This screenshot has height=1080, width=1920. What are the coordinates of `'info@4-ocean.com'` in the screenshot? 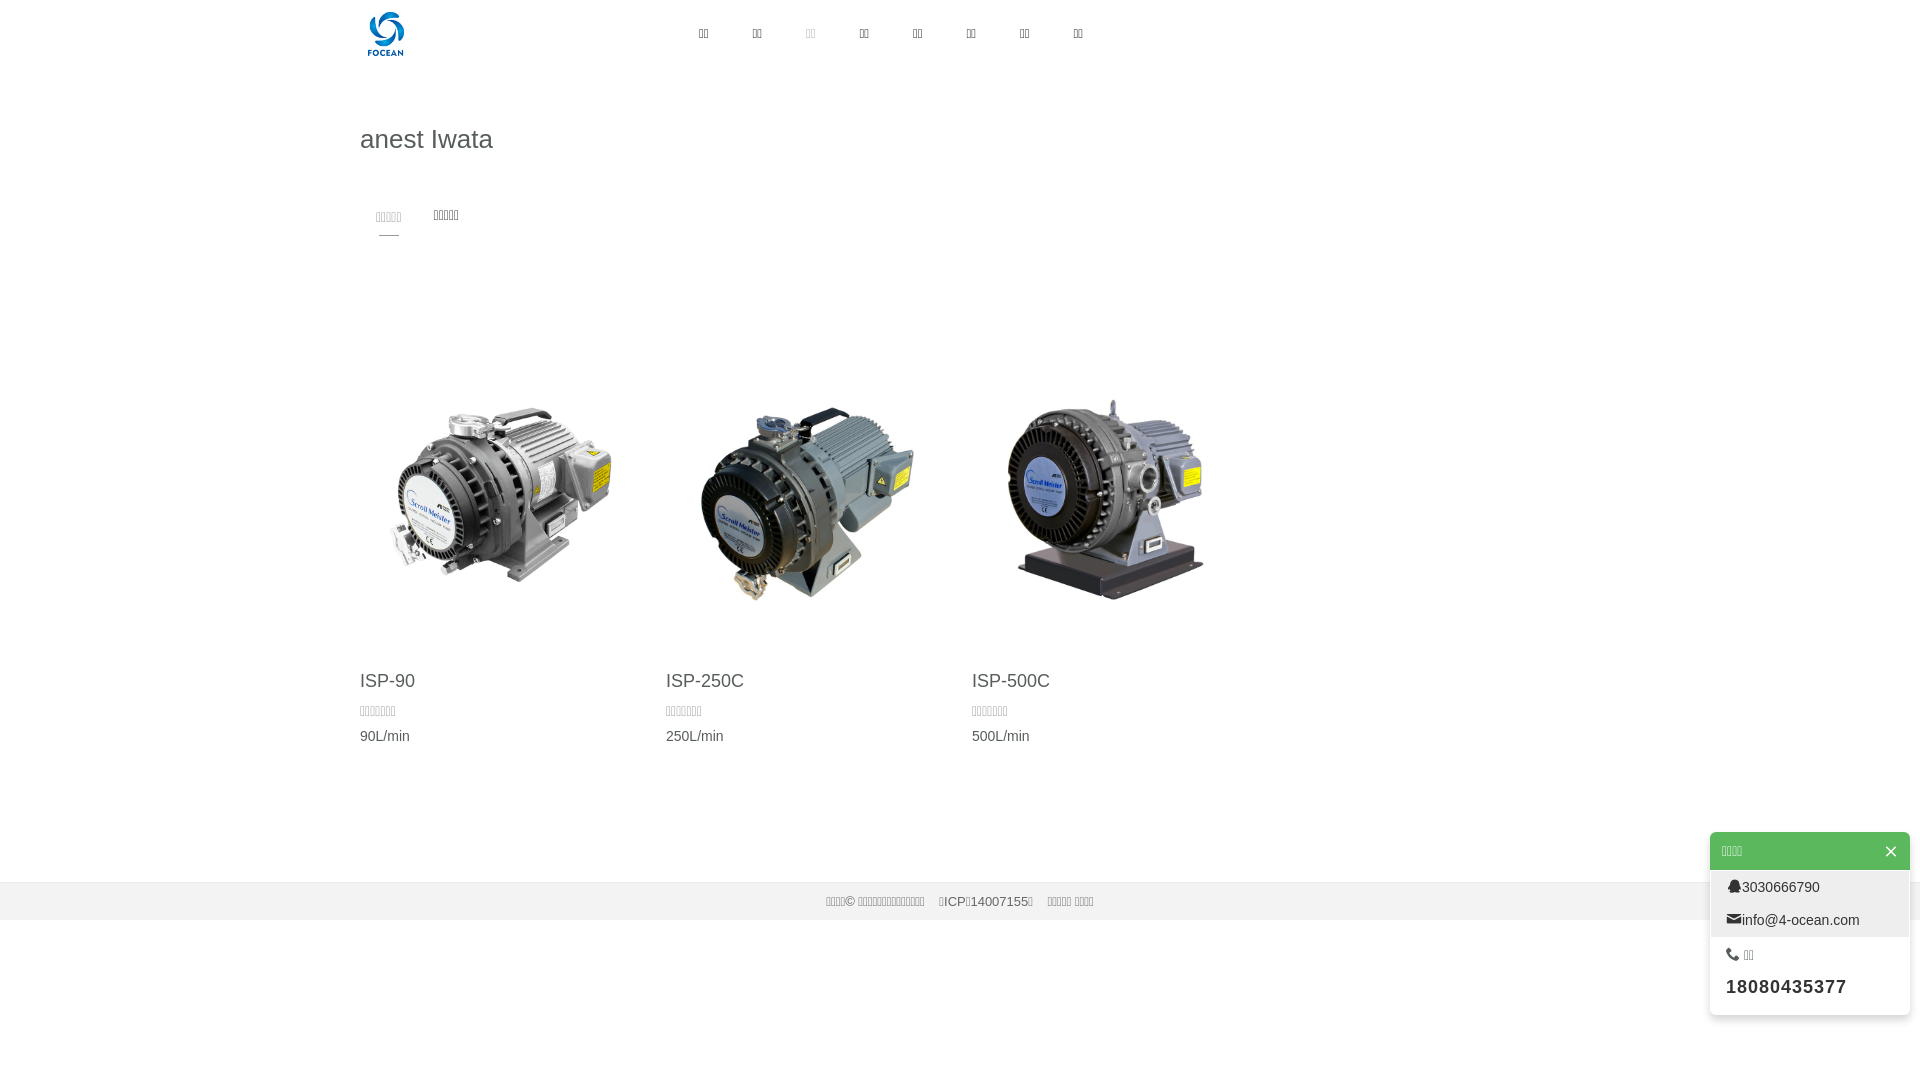 It's located at (1809, 920).